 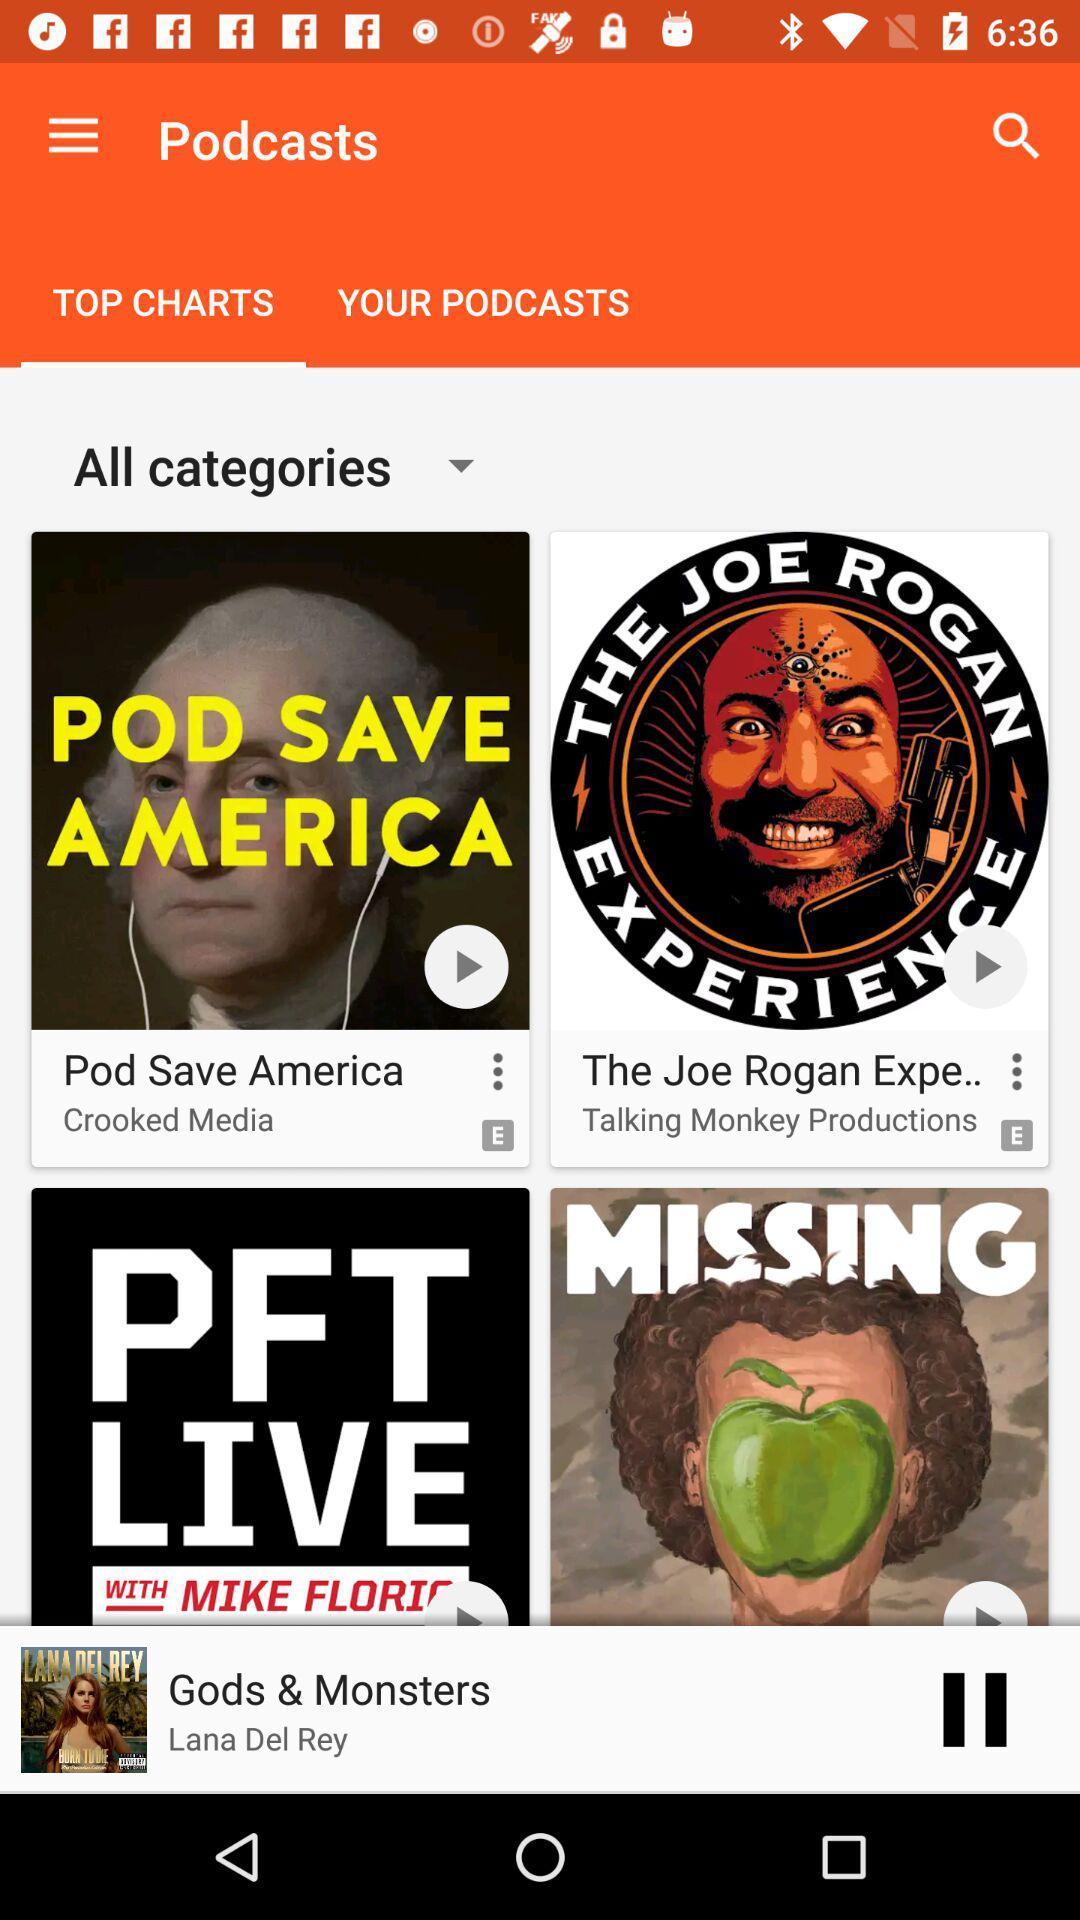 What do you see at coordinates (1017, 135) in the screenshot?
I see `item at the top right corner` at bounding box center [1017, 135].